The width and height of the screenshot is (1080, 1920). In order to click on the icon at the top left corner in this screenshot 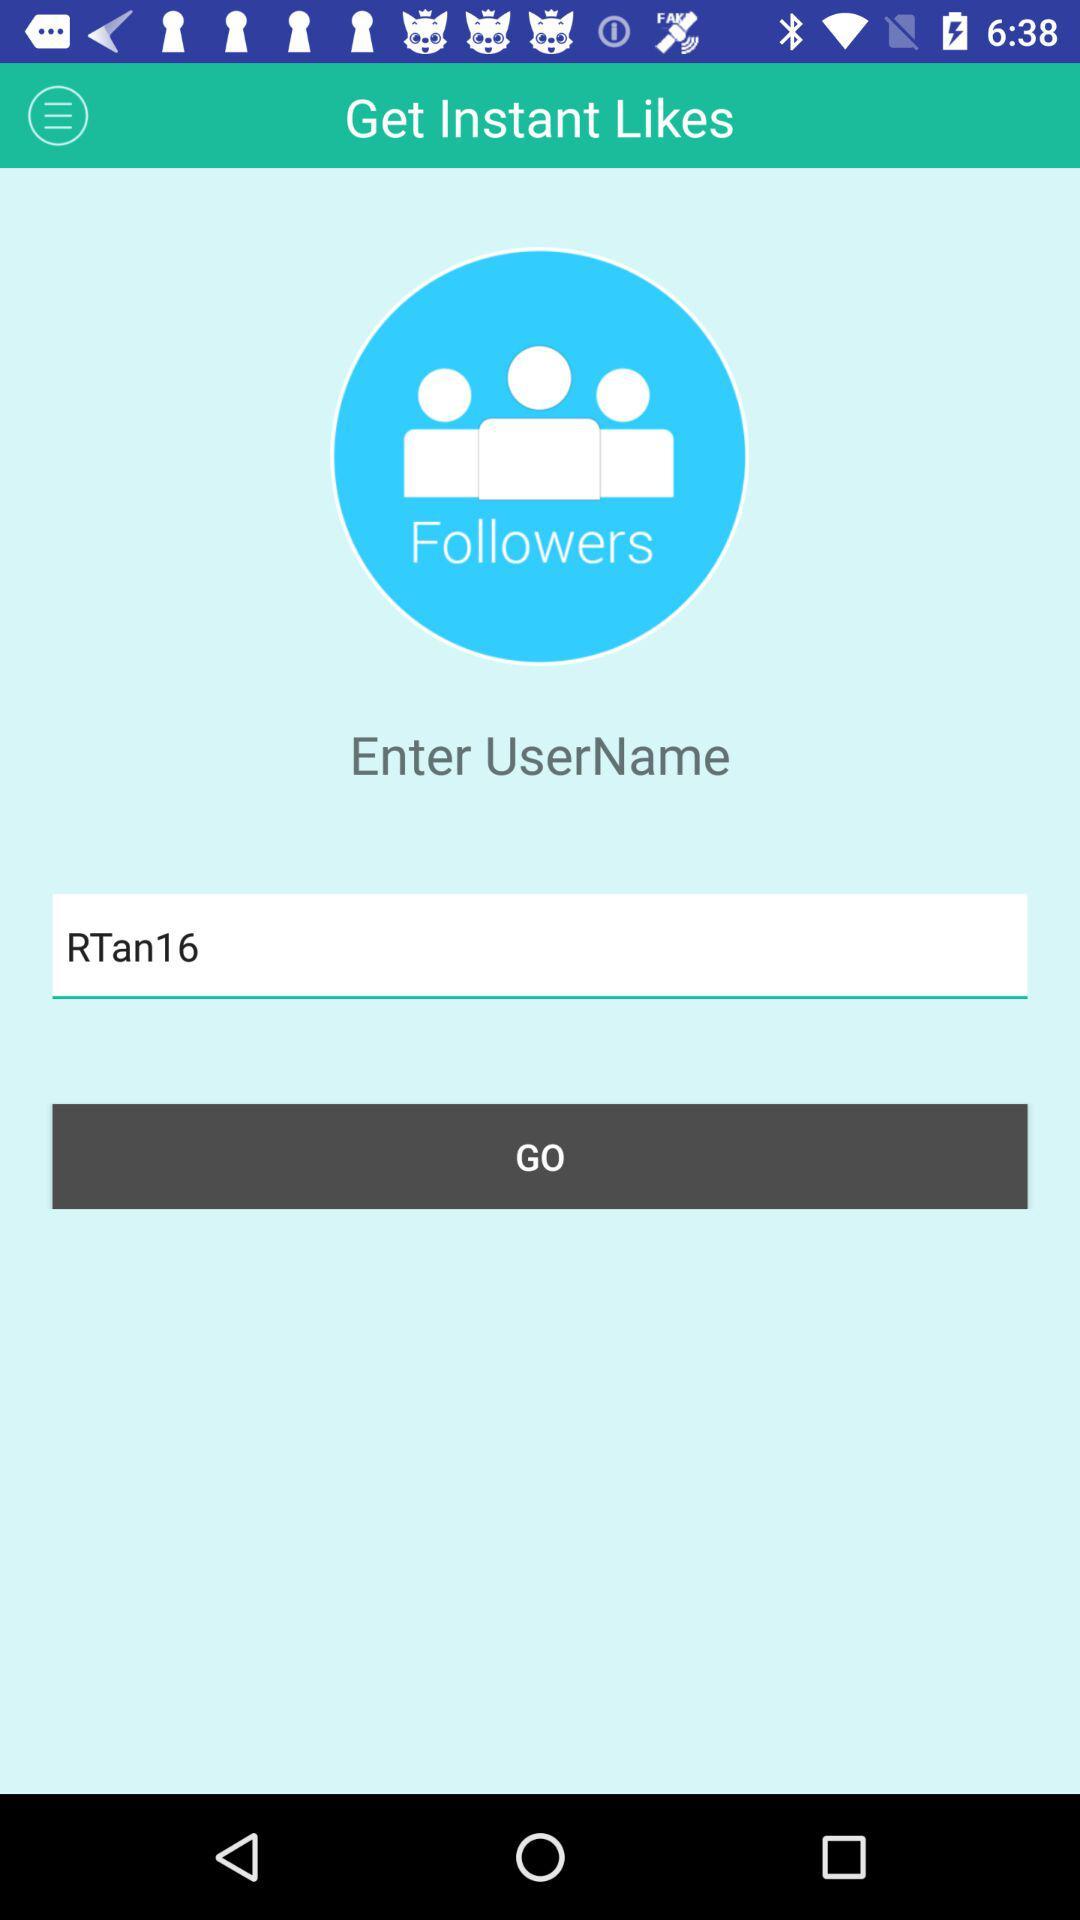, I will do `click(57, 114)`.